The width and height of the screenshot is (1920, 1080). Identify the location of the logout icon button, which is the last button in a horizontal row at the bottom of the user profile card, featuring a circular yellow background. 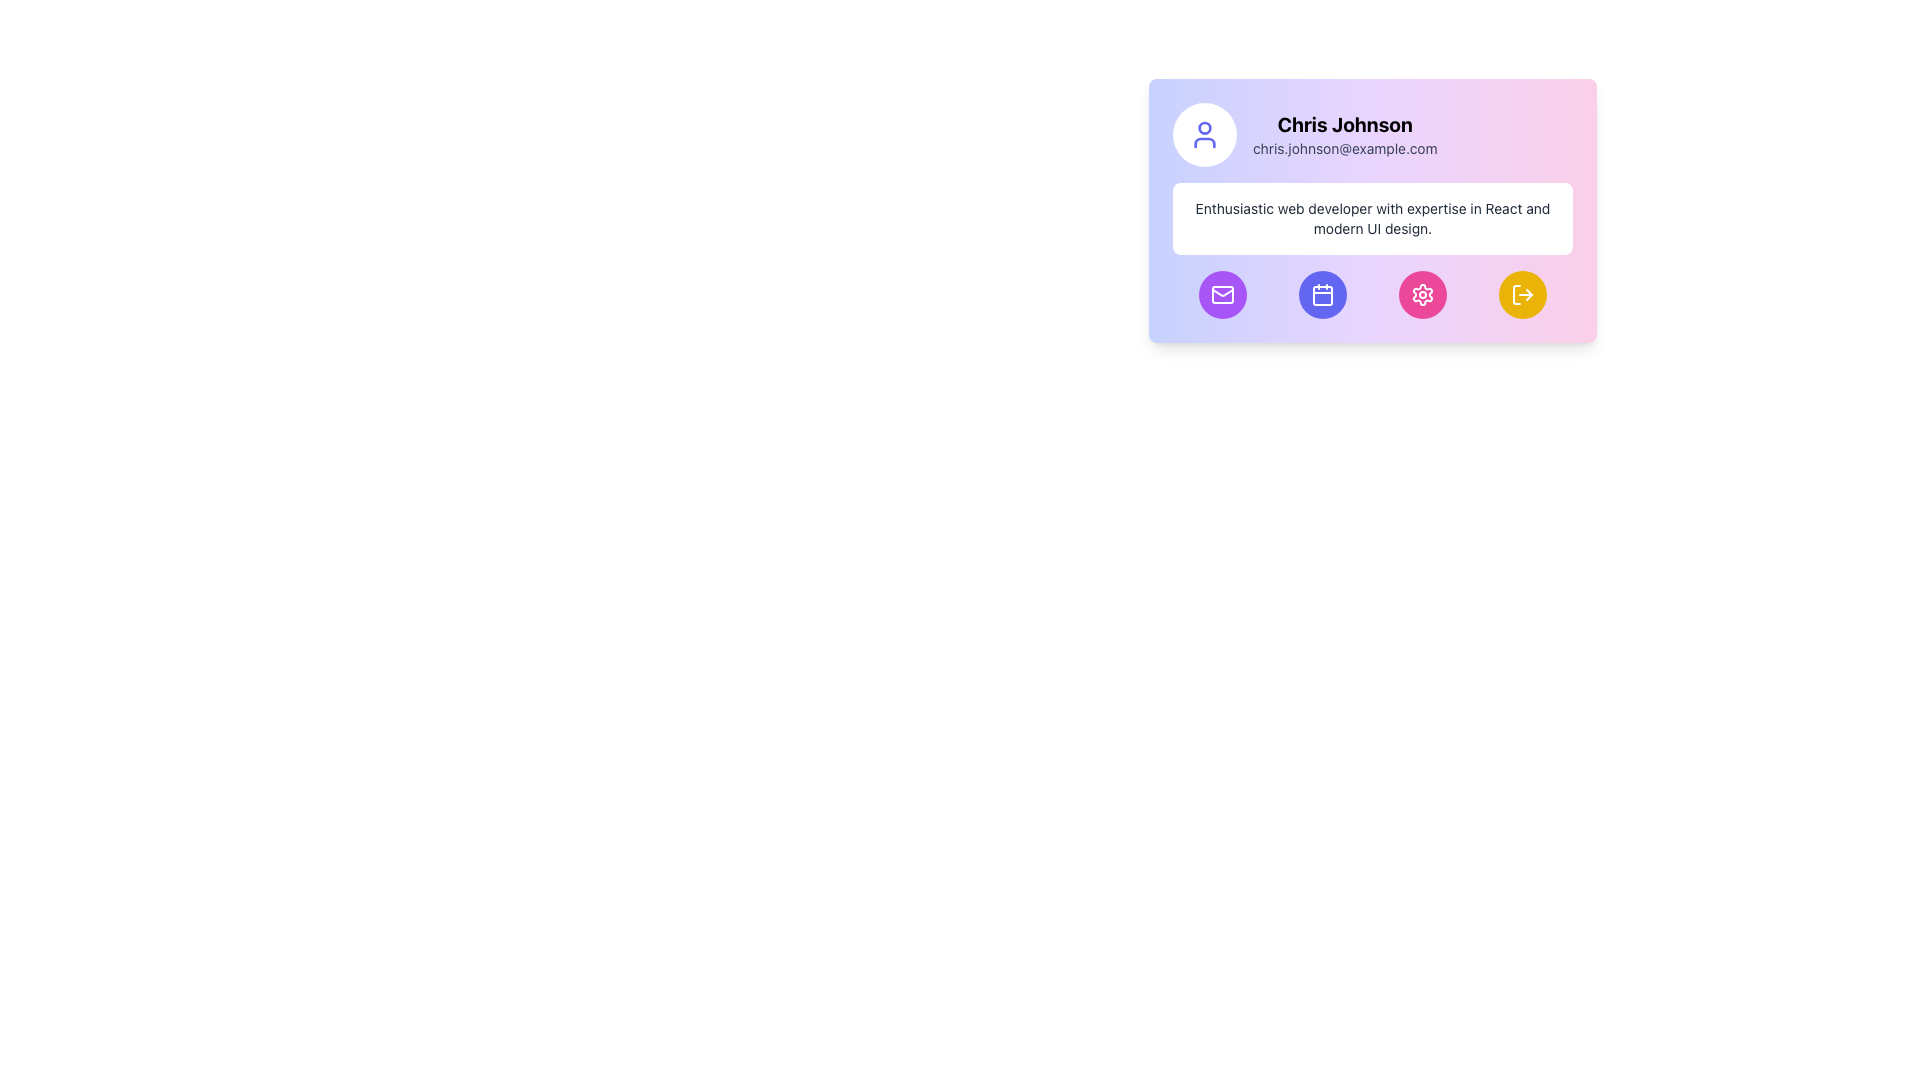
(1521, 294).